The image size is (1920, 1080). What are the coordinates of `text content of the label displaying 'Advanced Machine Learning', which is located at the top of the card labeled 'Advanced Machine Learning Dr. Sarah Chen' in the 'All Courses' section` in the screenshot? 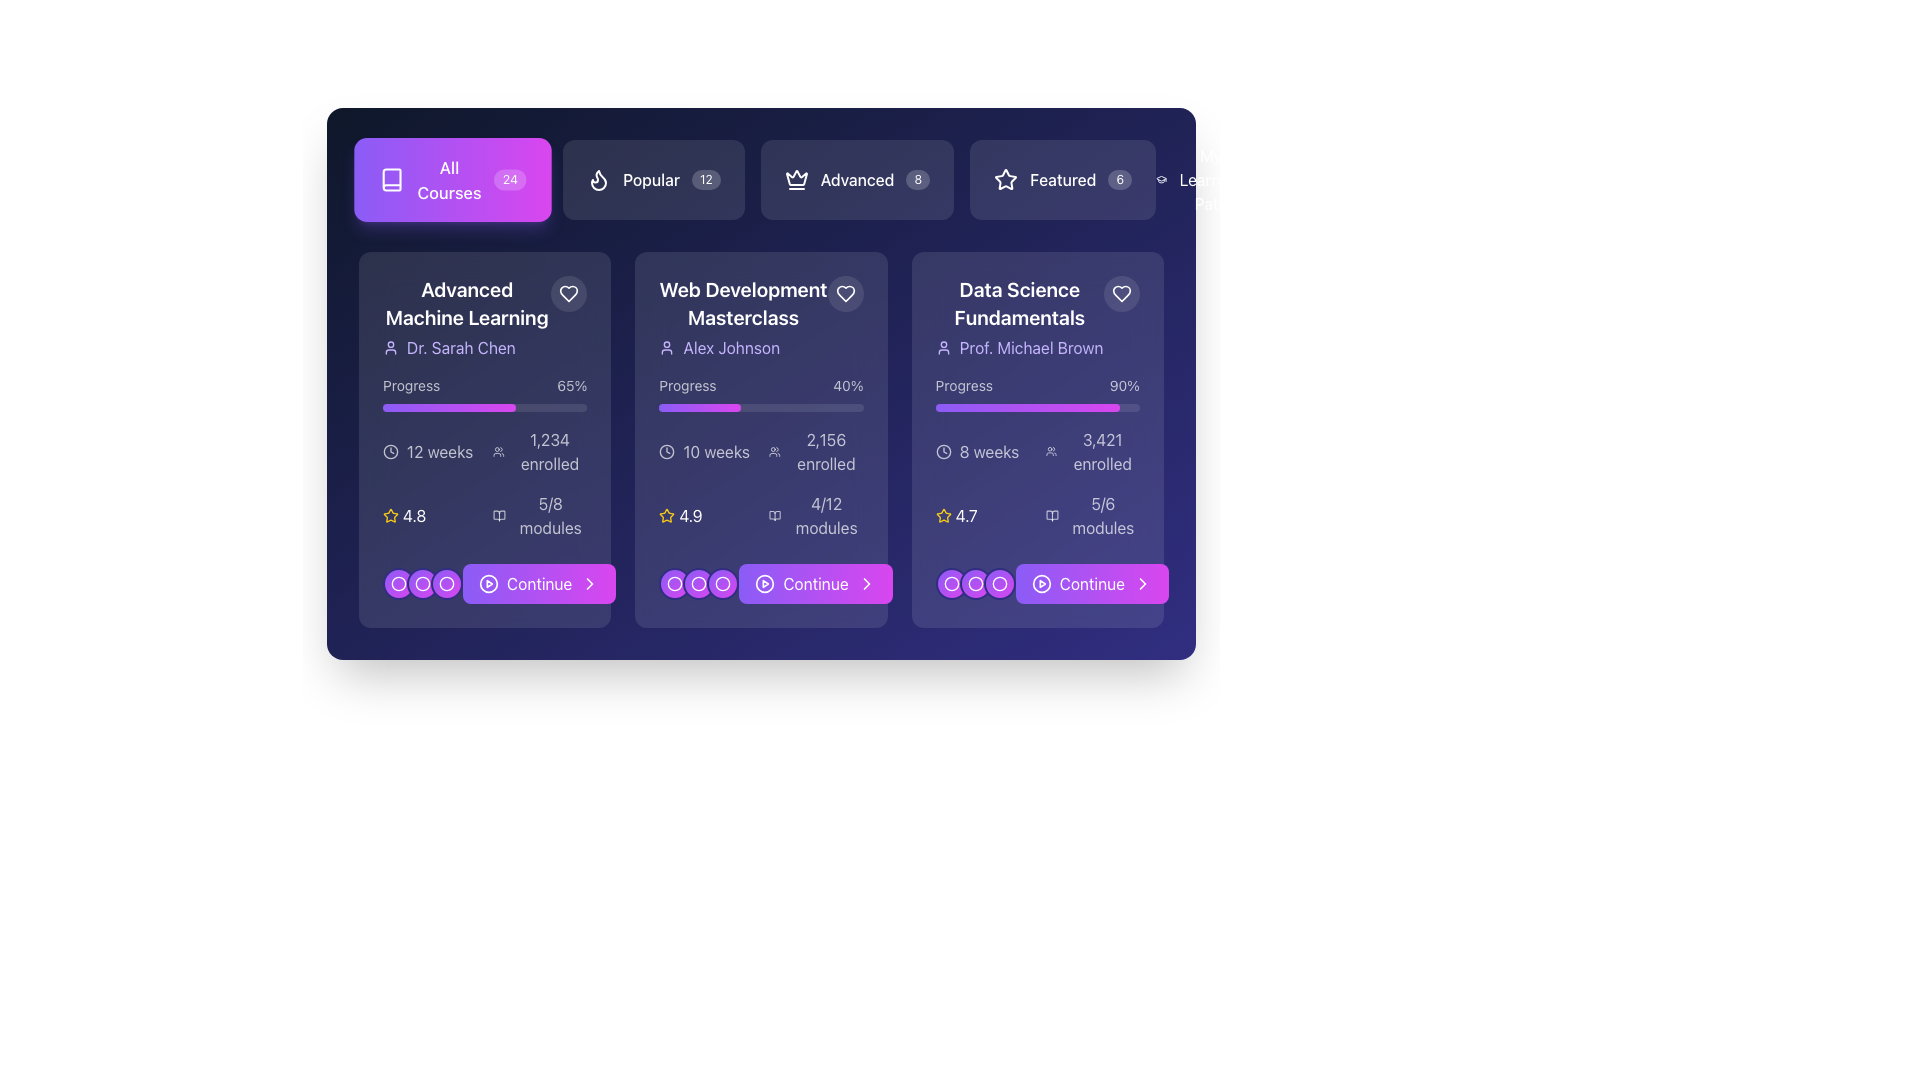 It's located at (466, 304).